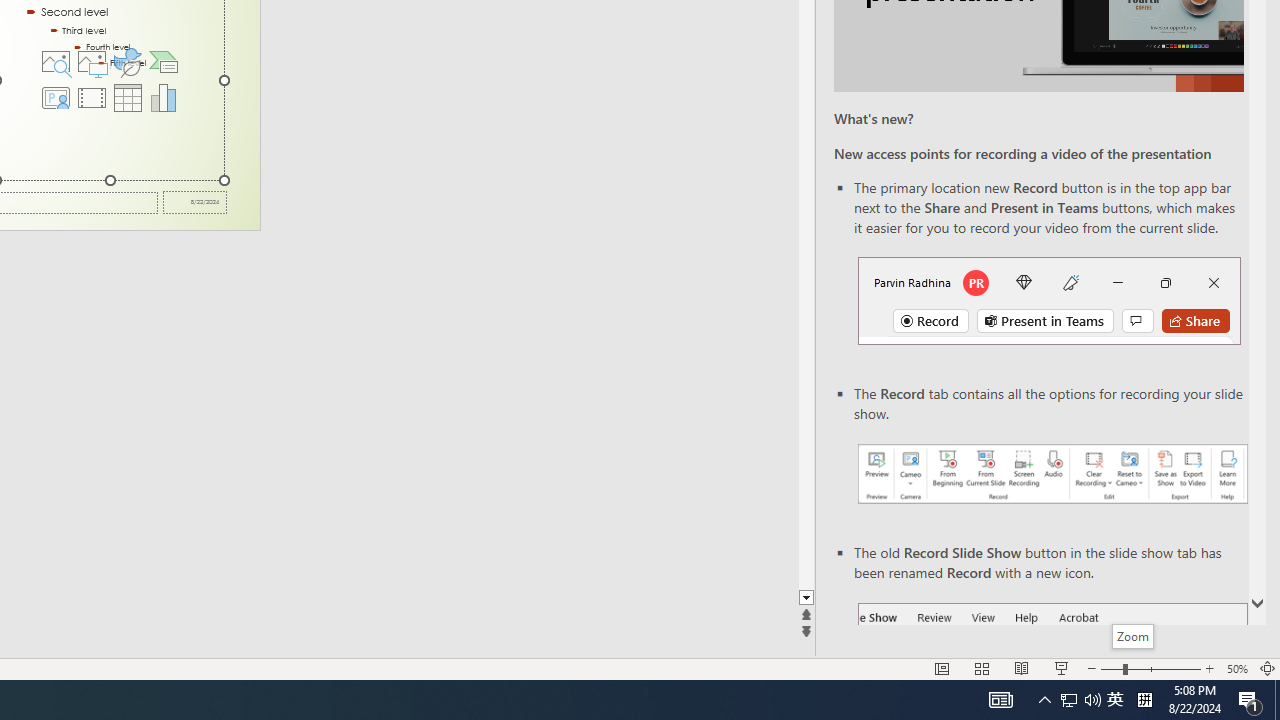  What do you see at coordinates (55, 97) in the screenshot?
I see `'Insert Cameo'` at bounding box center [55, 97].